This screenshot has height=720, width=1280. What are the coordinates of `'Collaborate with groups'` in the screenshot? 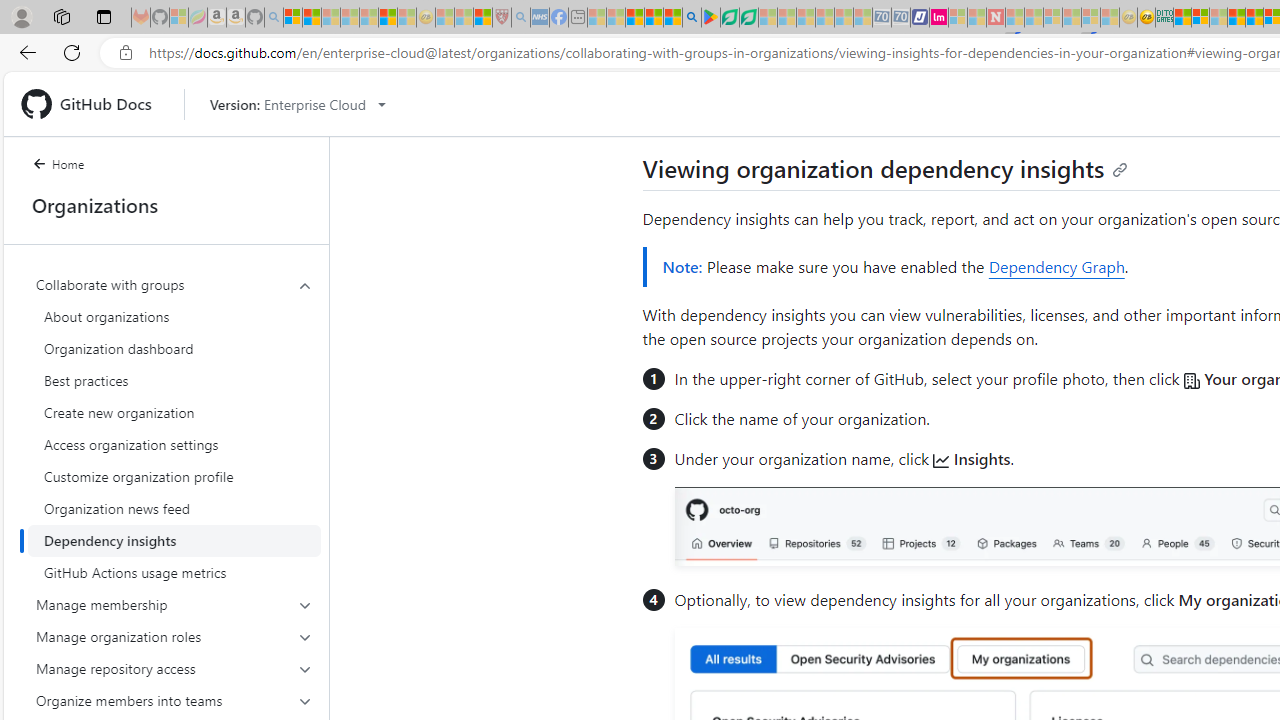 It's located at (174, 285).